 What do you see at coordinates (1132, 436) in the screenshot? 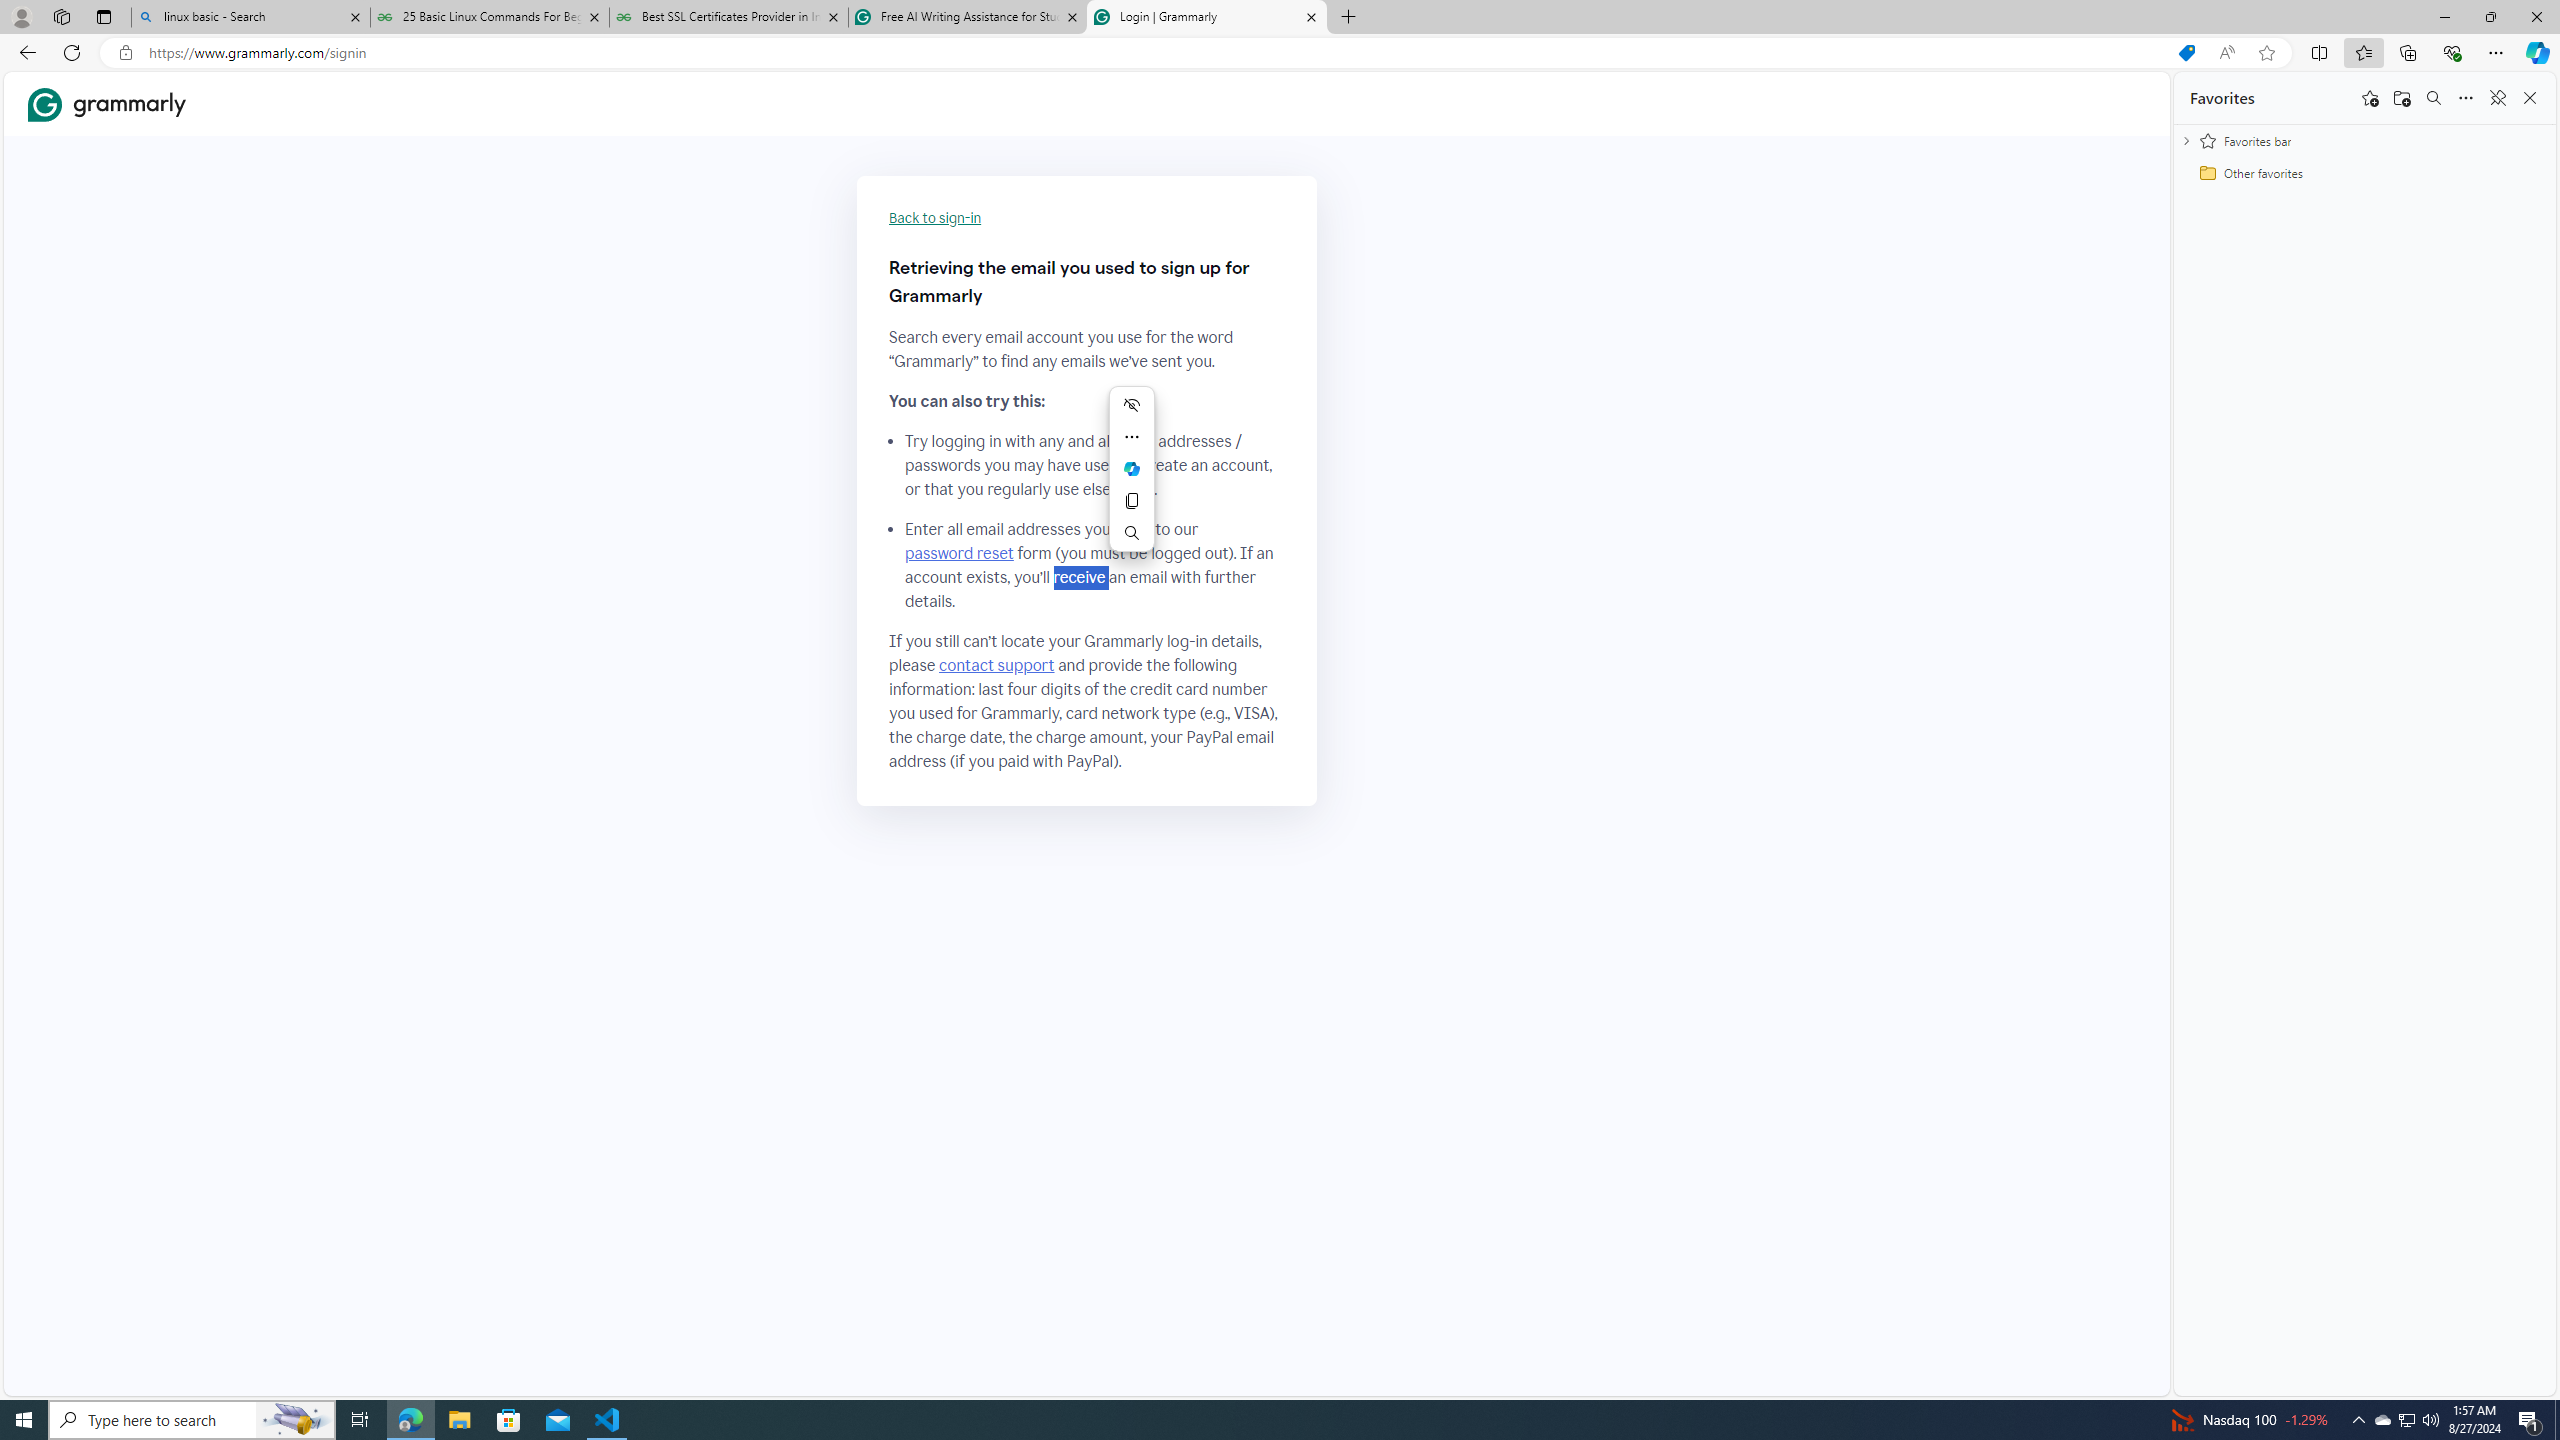
I see `'More actions'` at bounding box center [1132, 436].